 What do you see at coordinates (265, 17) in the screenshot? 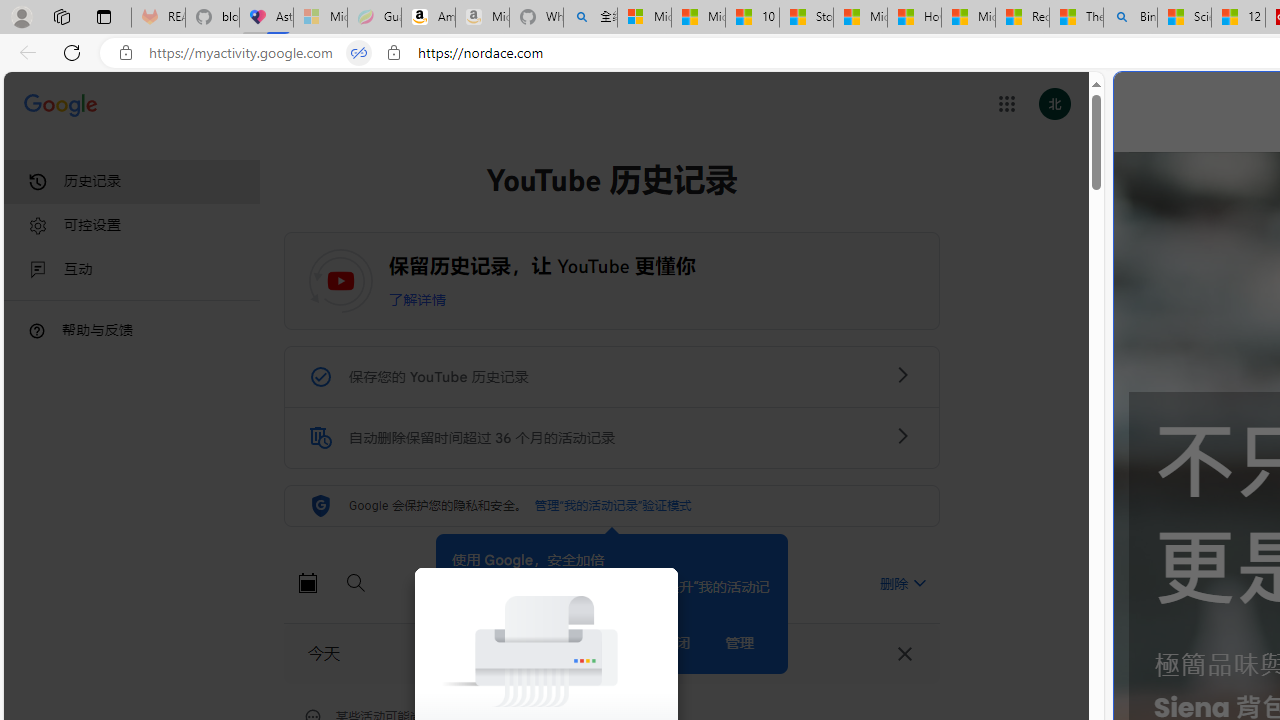
I see `'Asthma Inhalers: Names and Types'` at bounding box center [265, 17].